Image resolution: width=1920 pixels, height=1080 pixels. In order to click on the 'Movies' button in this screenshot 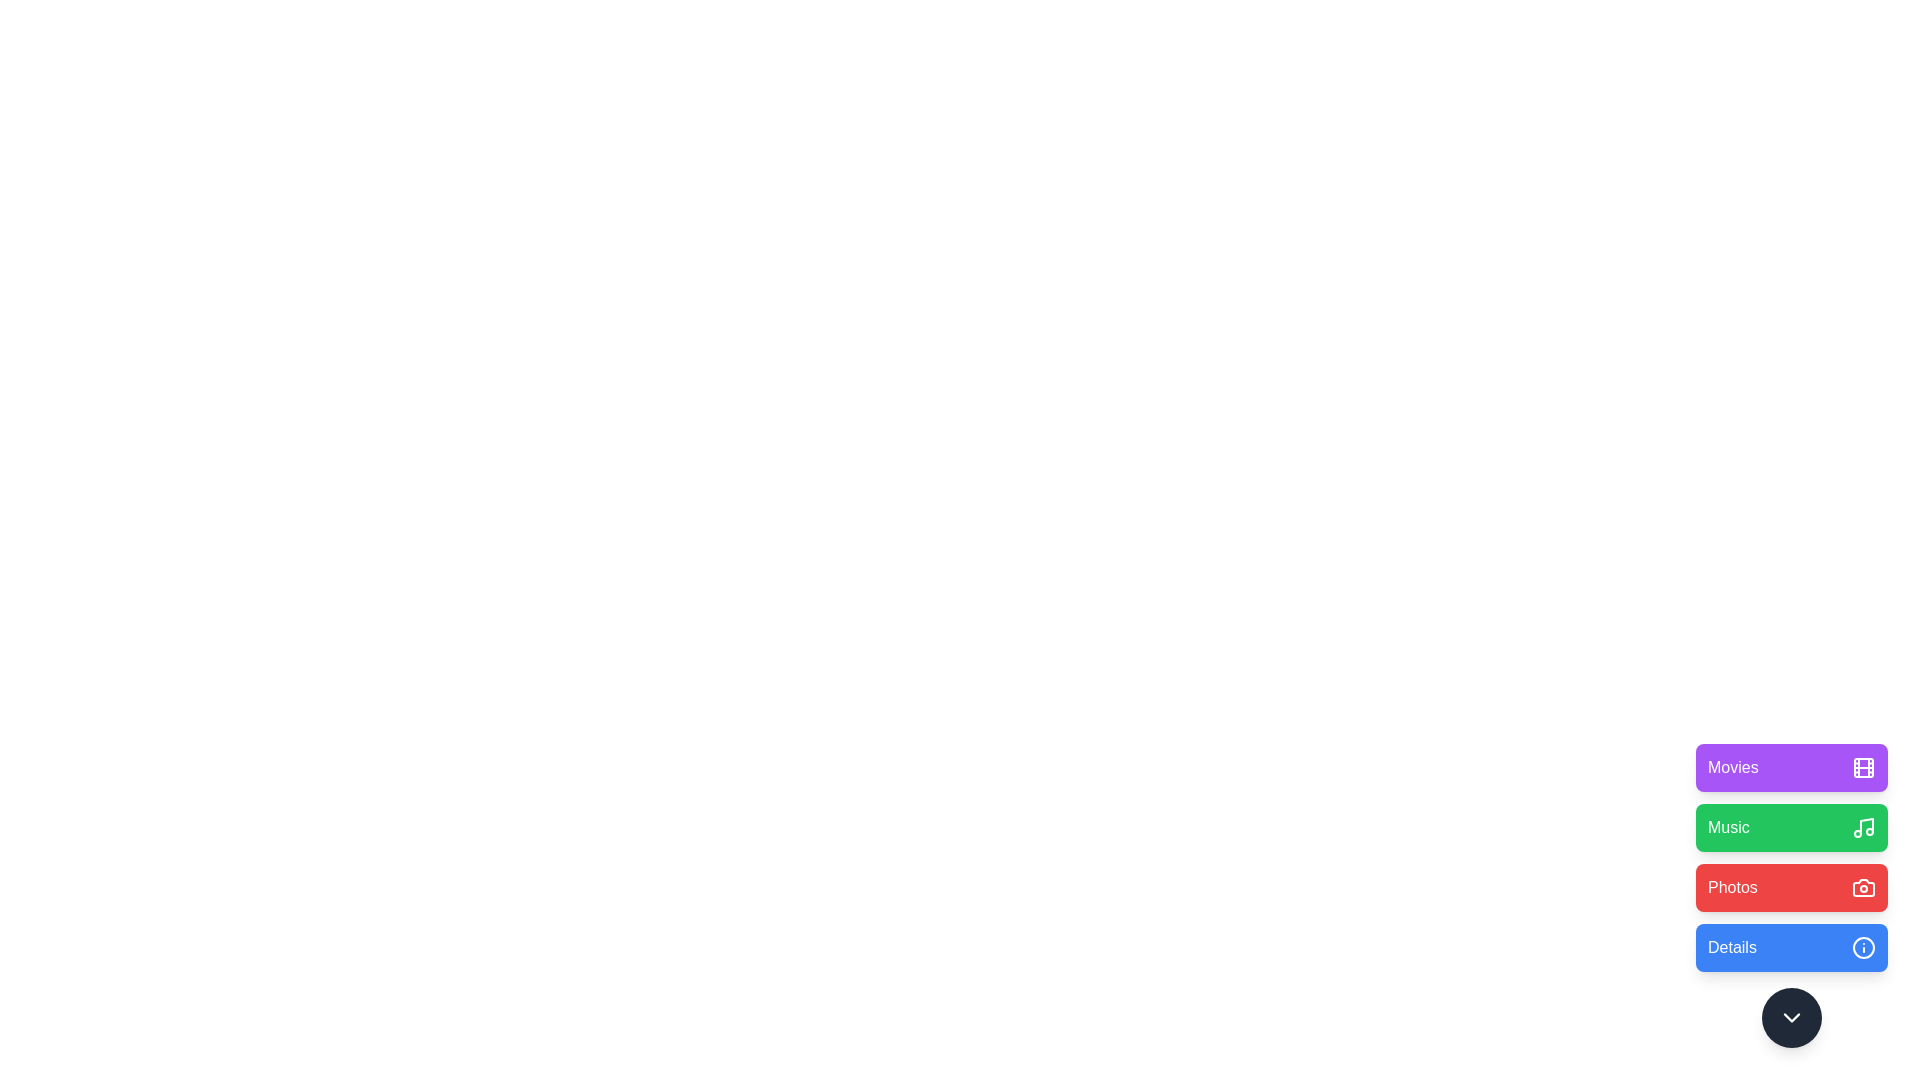, I will do `click(1791, 766)`.